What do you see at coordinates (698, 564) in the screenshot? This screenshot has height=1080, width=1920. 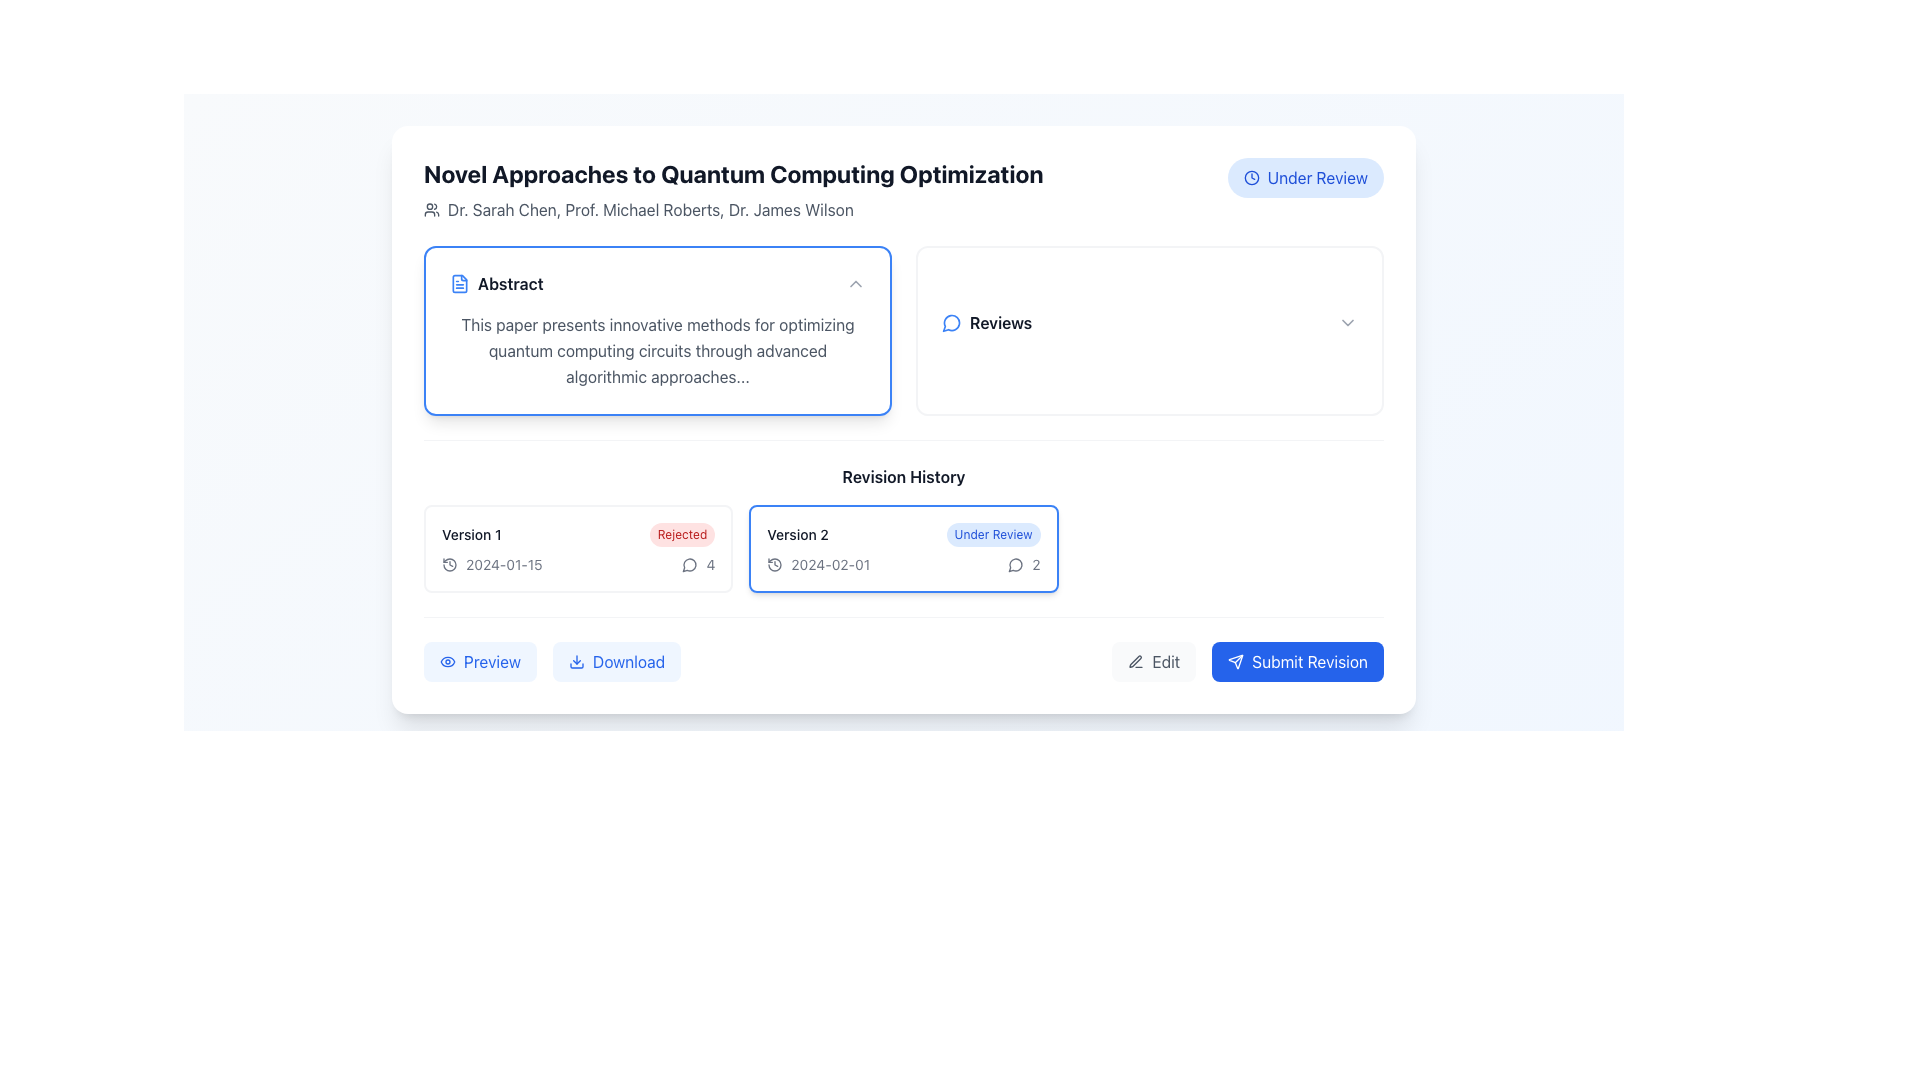 I see `the Badge with an icon and numerical label that indicates the number of comments associated with 'Version 1', located at the bottom right section of the 'Version 1' card in the revision history section` at bounding box center [698, 564].